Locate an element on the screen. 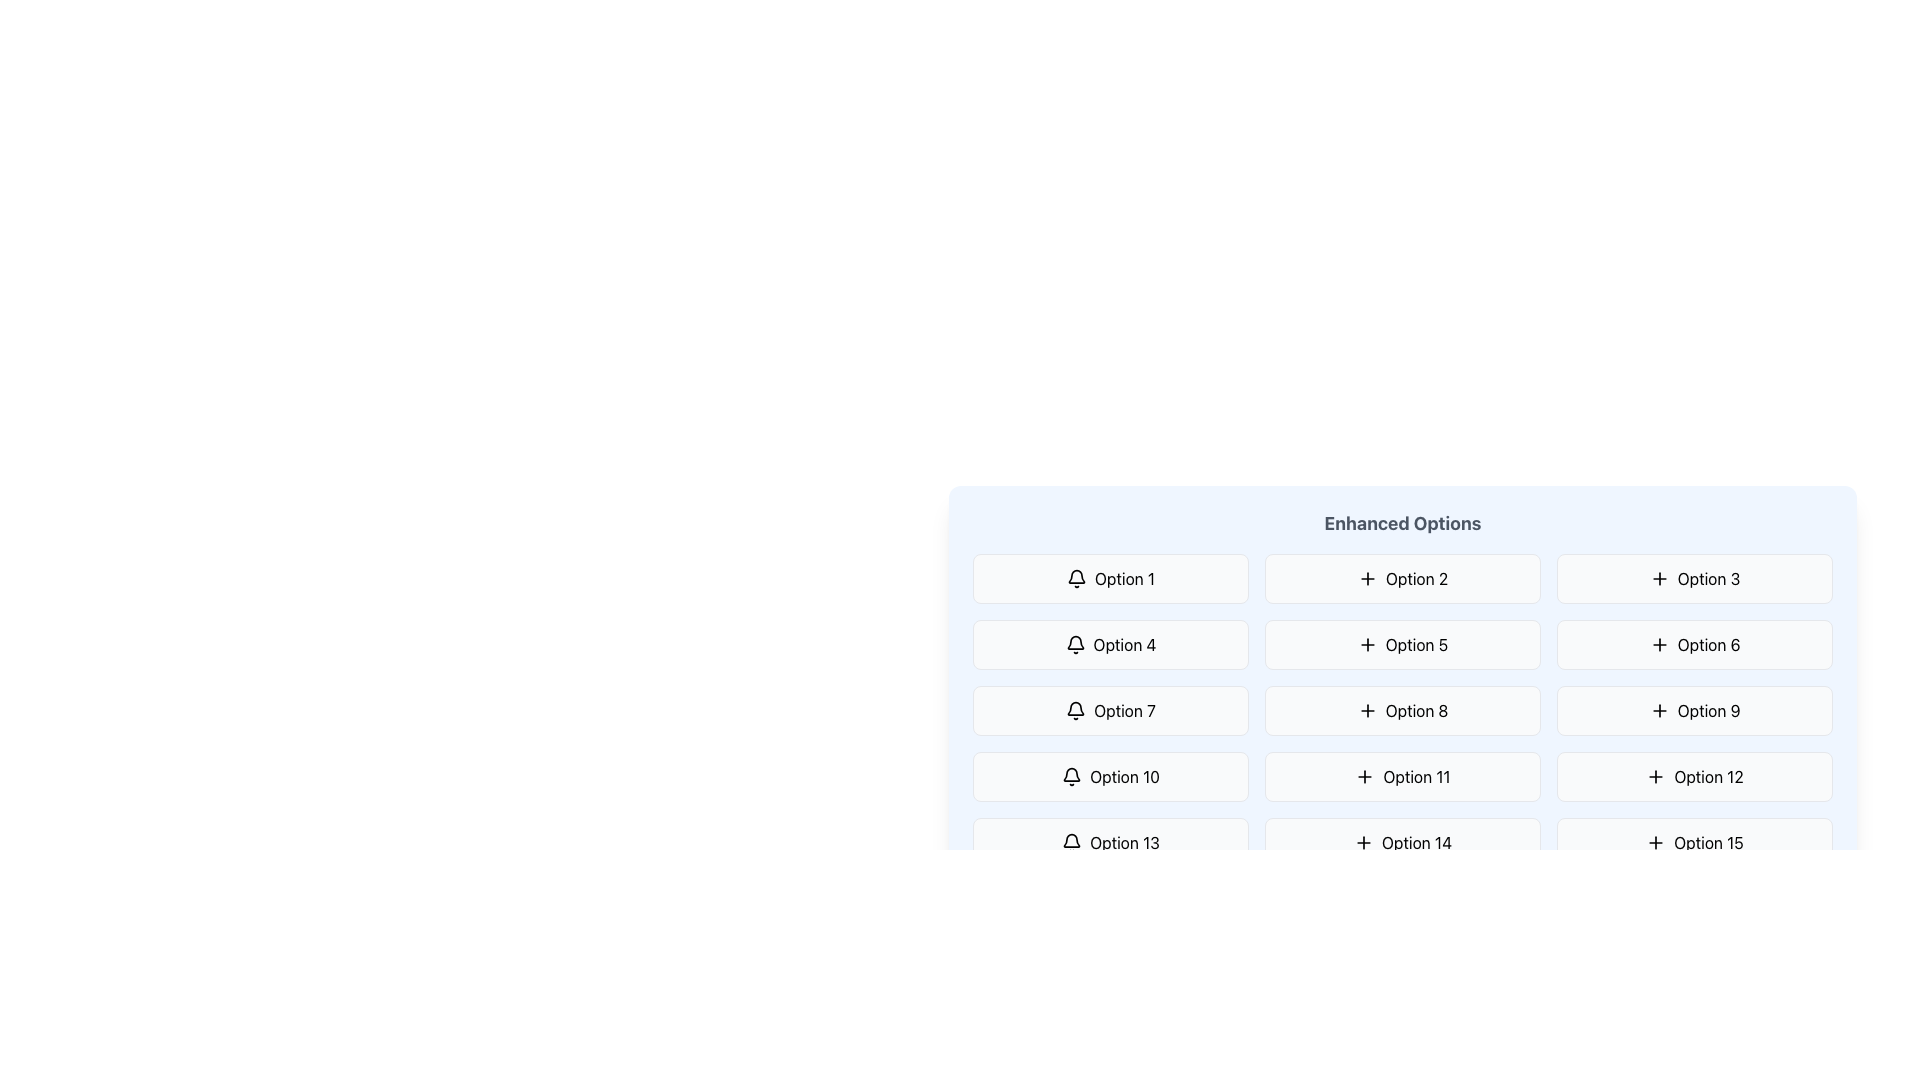 The width and height of the screenshot is (1920, 1080). the bell icon within the 'Option 10' button, which is part of the 'Enhanced Options' section in the bottom-left corner of the grid is located at coordinates (1071, 775).